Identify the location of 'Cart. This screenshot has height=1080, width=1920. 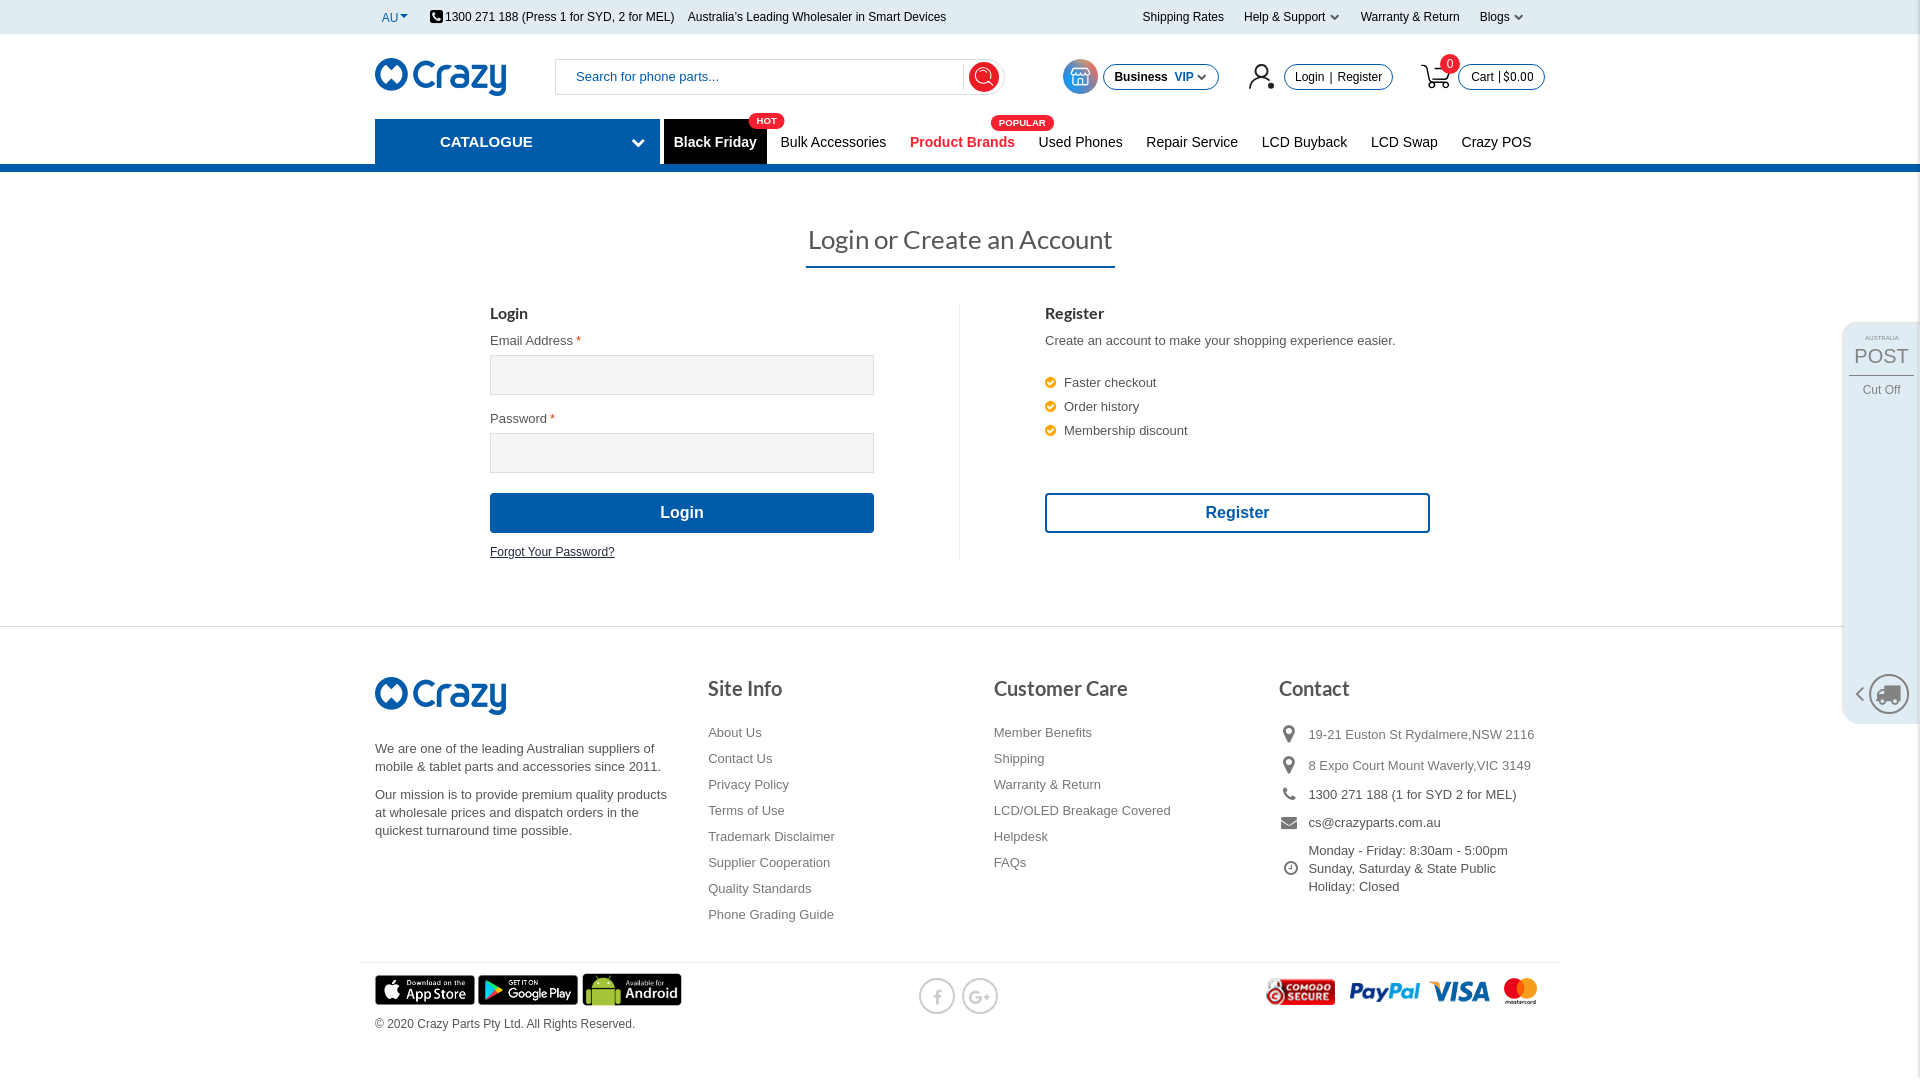
(1478, 75).